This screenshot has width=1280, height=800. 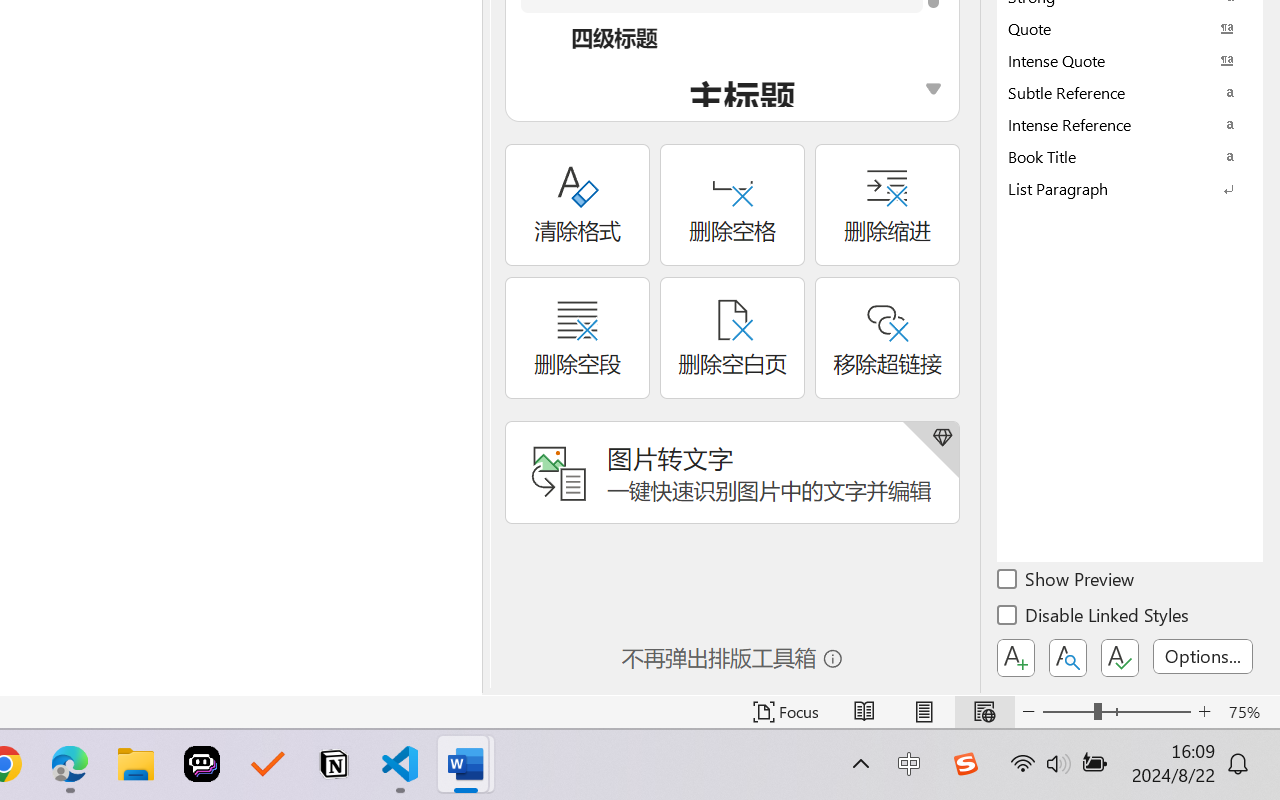 What do you see at coordinates (1202, 655) in the screenshot?
I see `'Options...'` at bounding box center [1202, 655].